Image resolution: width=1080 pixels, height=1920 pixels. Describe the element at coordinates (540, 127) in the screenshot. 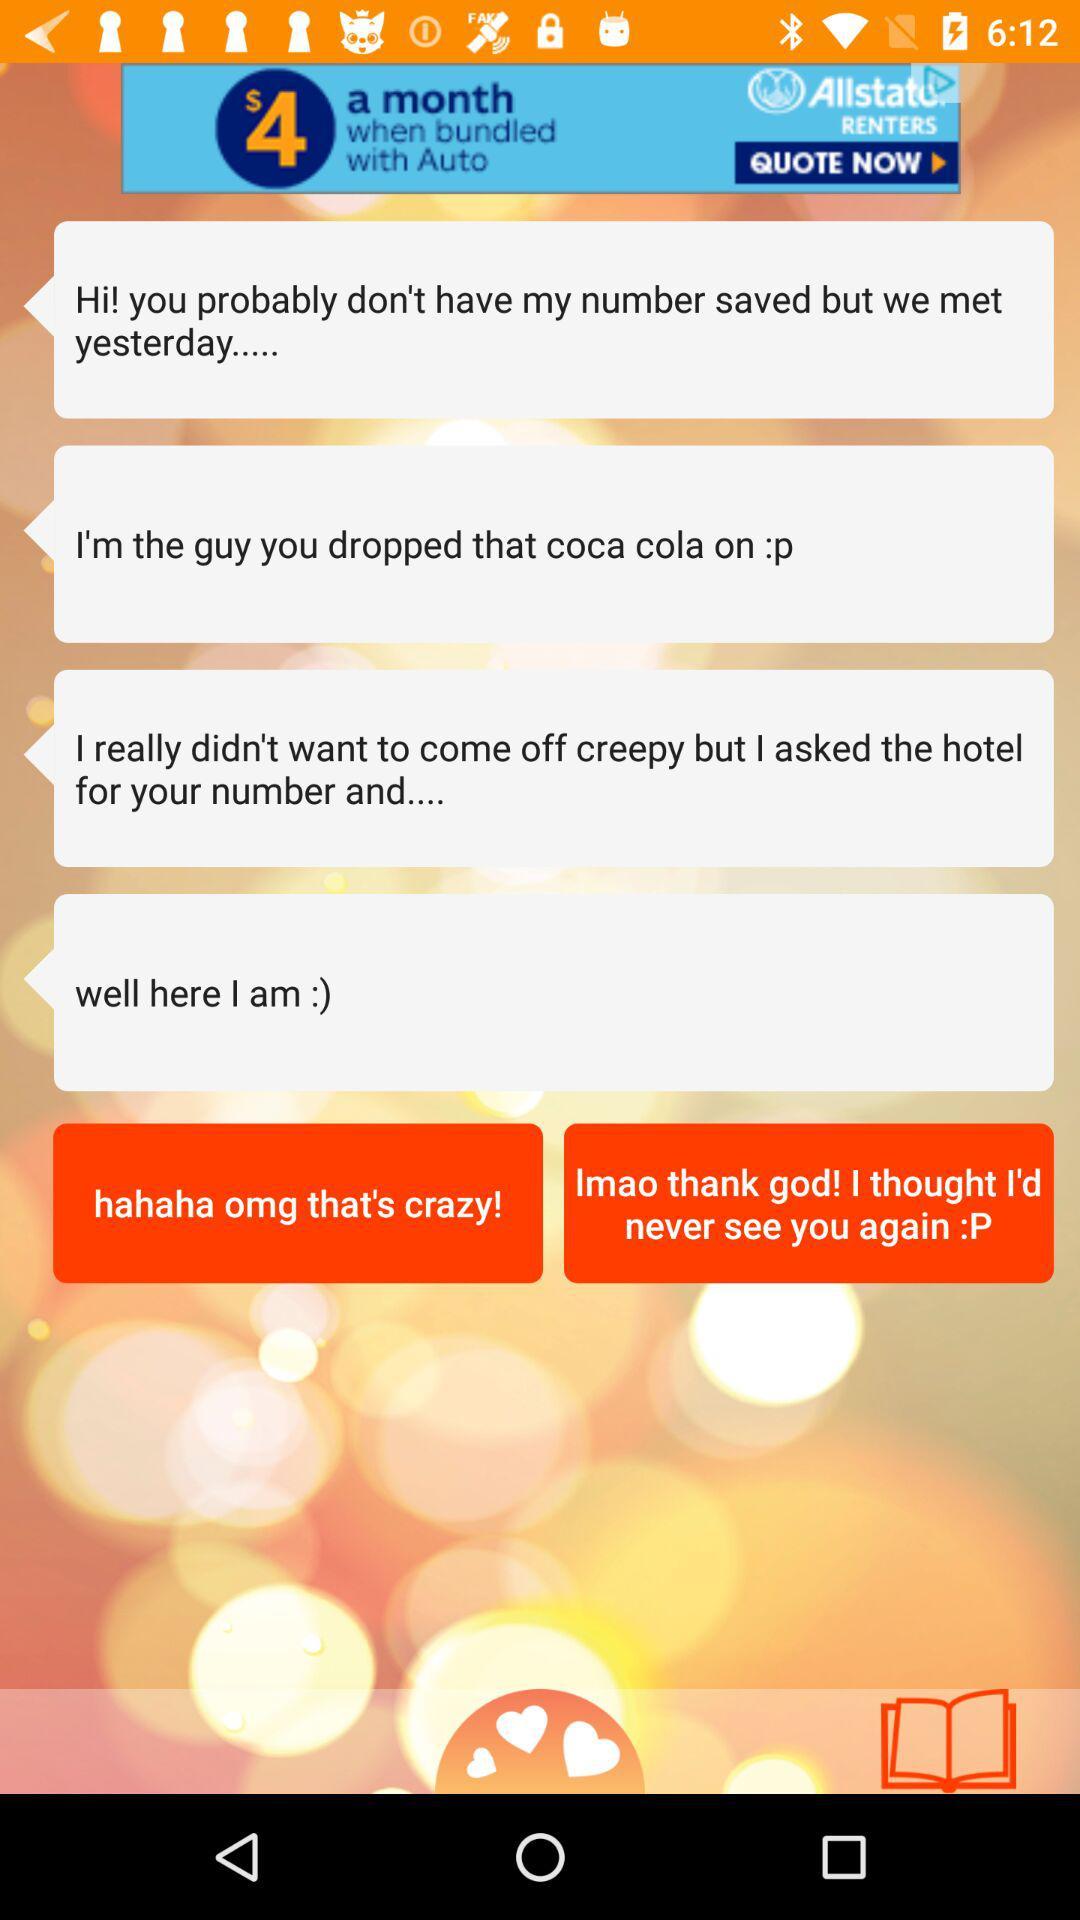

I see `advertisement` at that location.